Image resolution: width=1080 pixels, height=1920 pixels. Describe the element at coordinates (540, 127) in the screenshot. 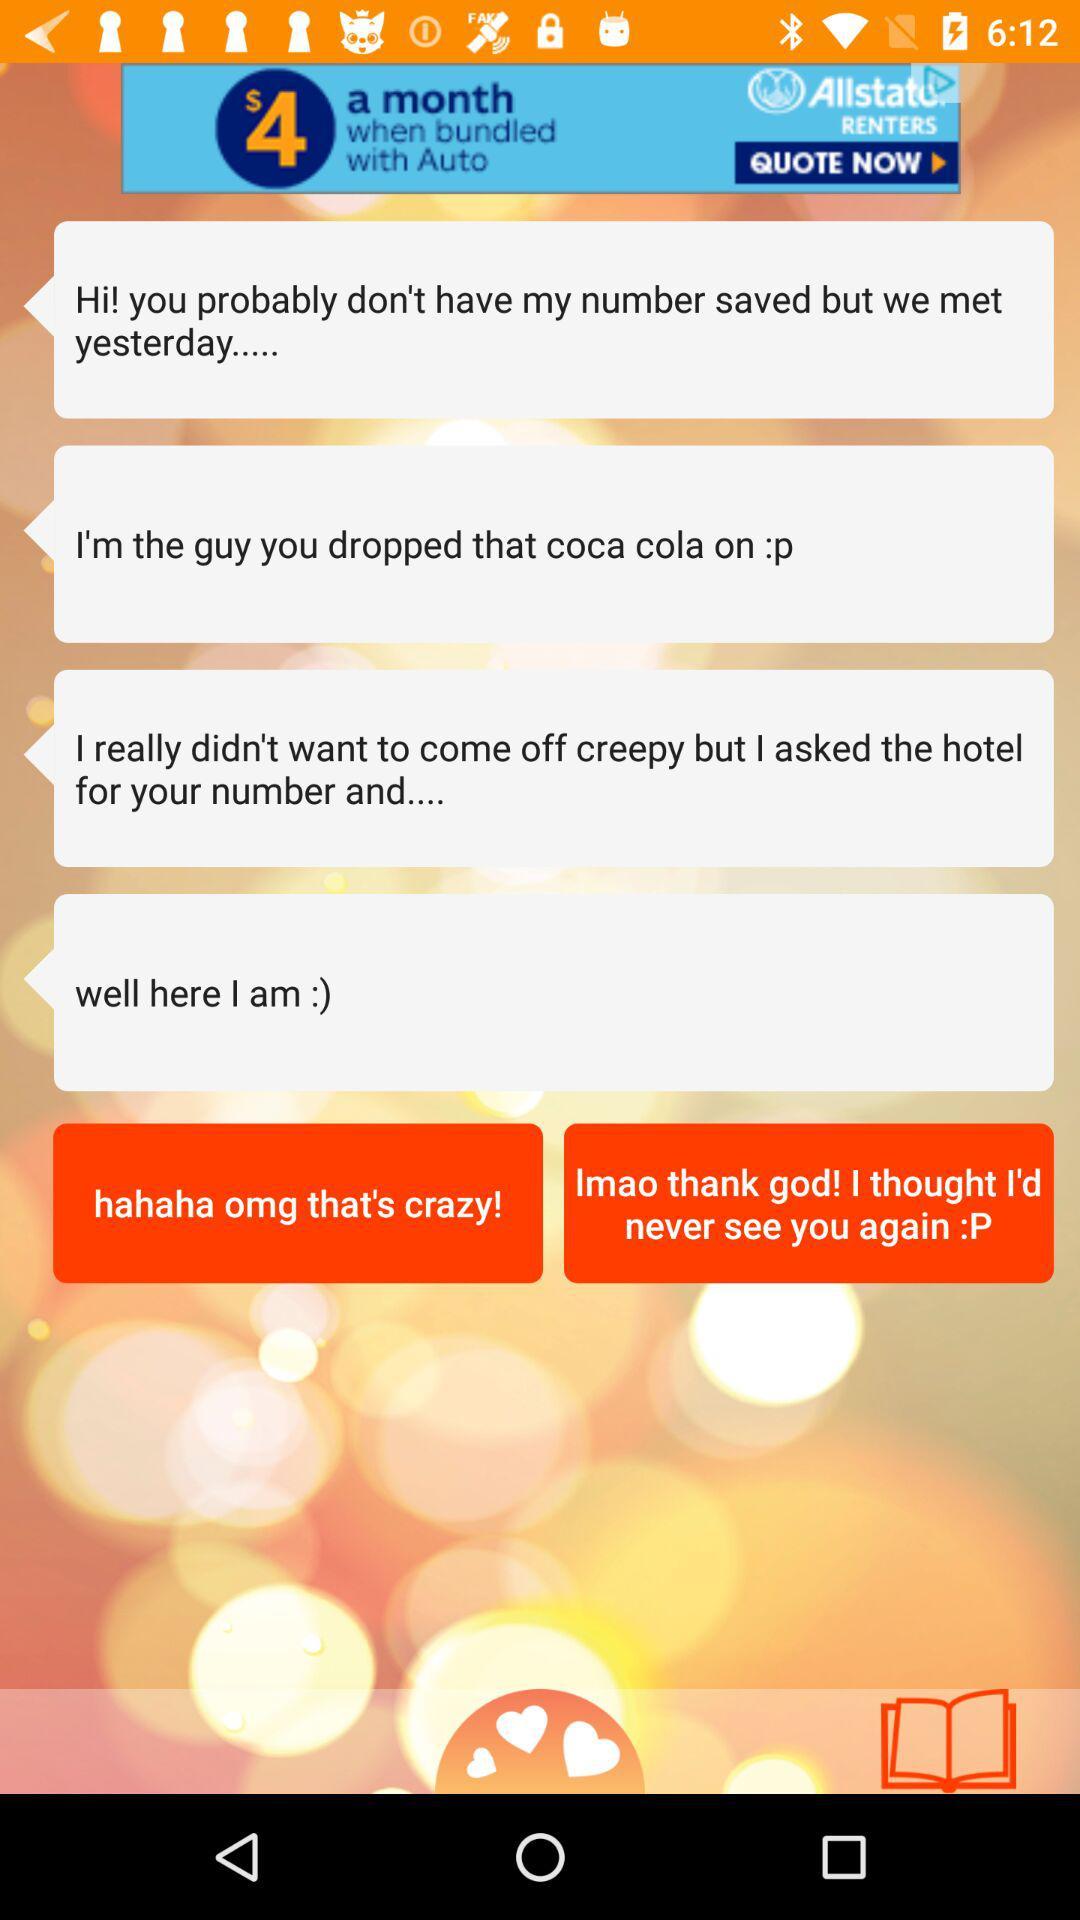

I see `advertisement` at that location.